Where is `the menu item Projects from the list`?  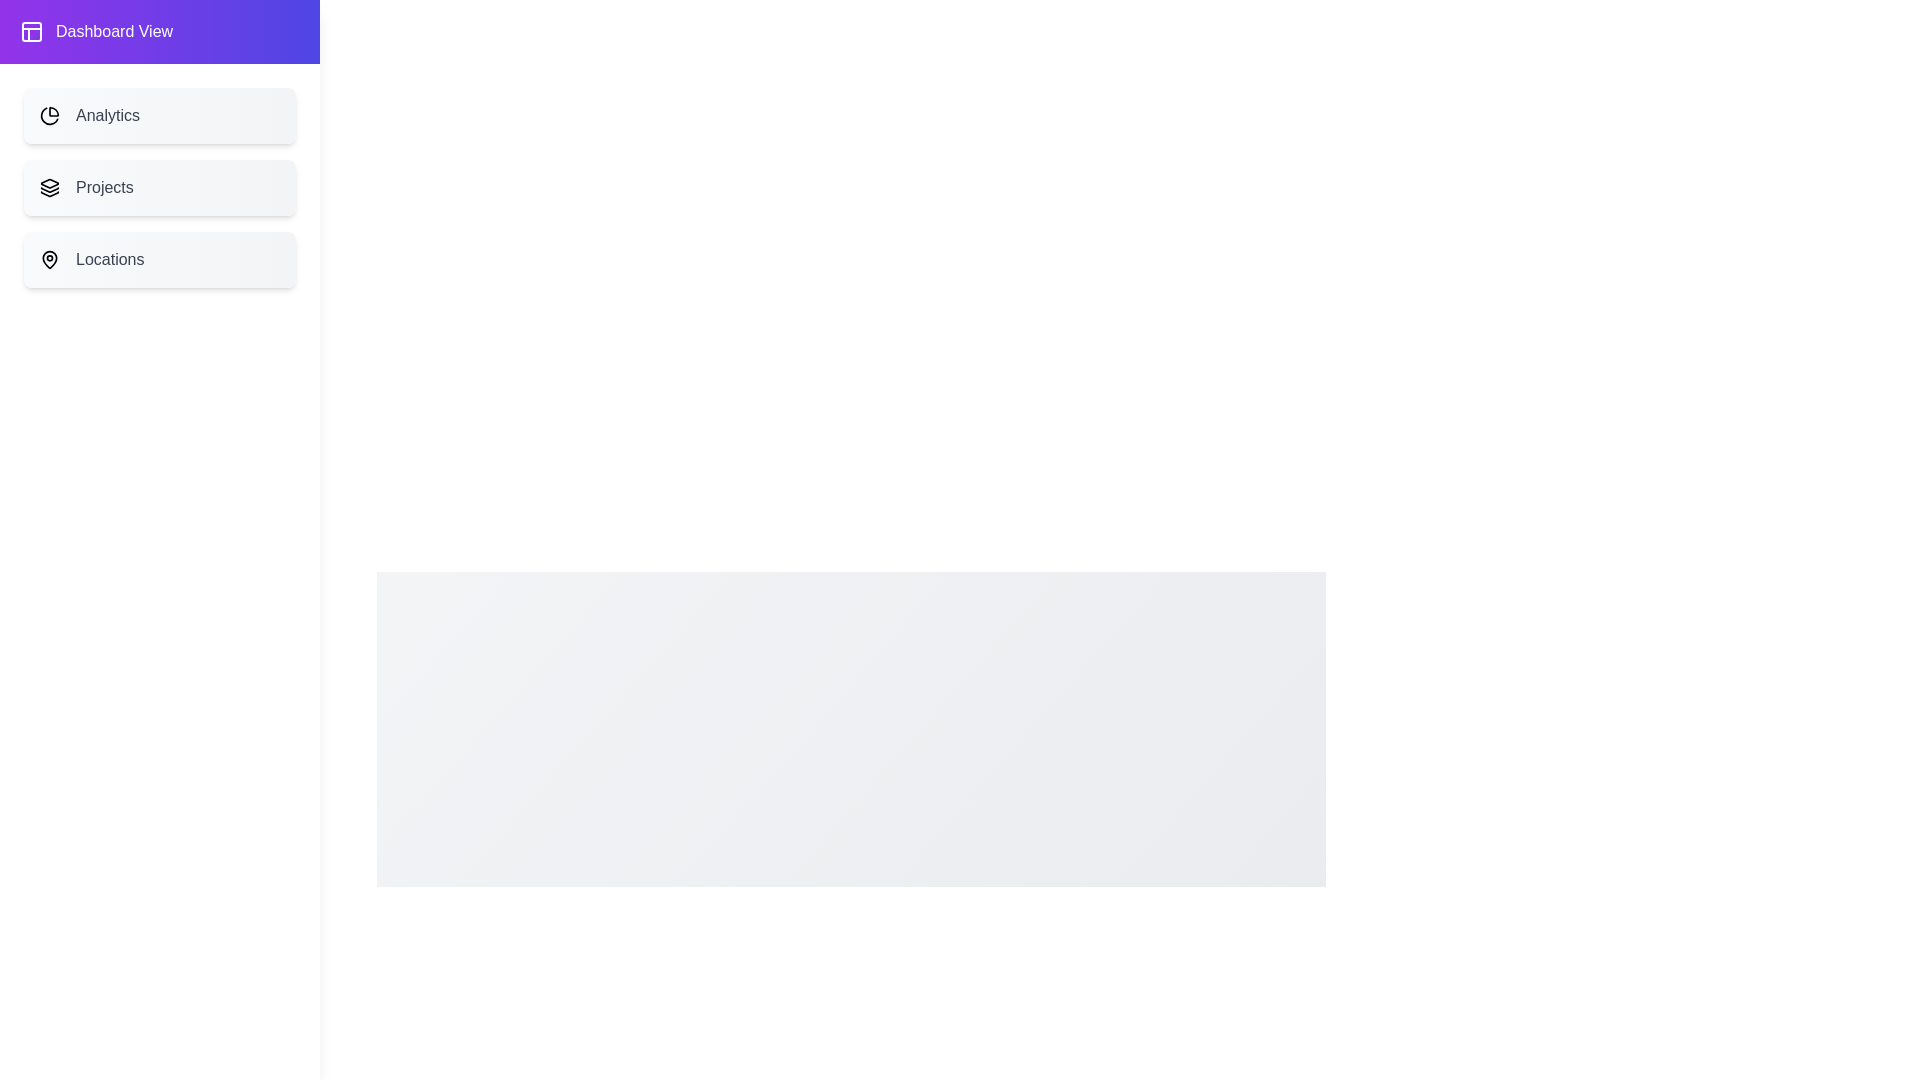 the menu item Projects from the list is located at coordinates (158, 188).